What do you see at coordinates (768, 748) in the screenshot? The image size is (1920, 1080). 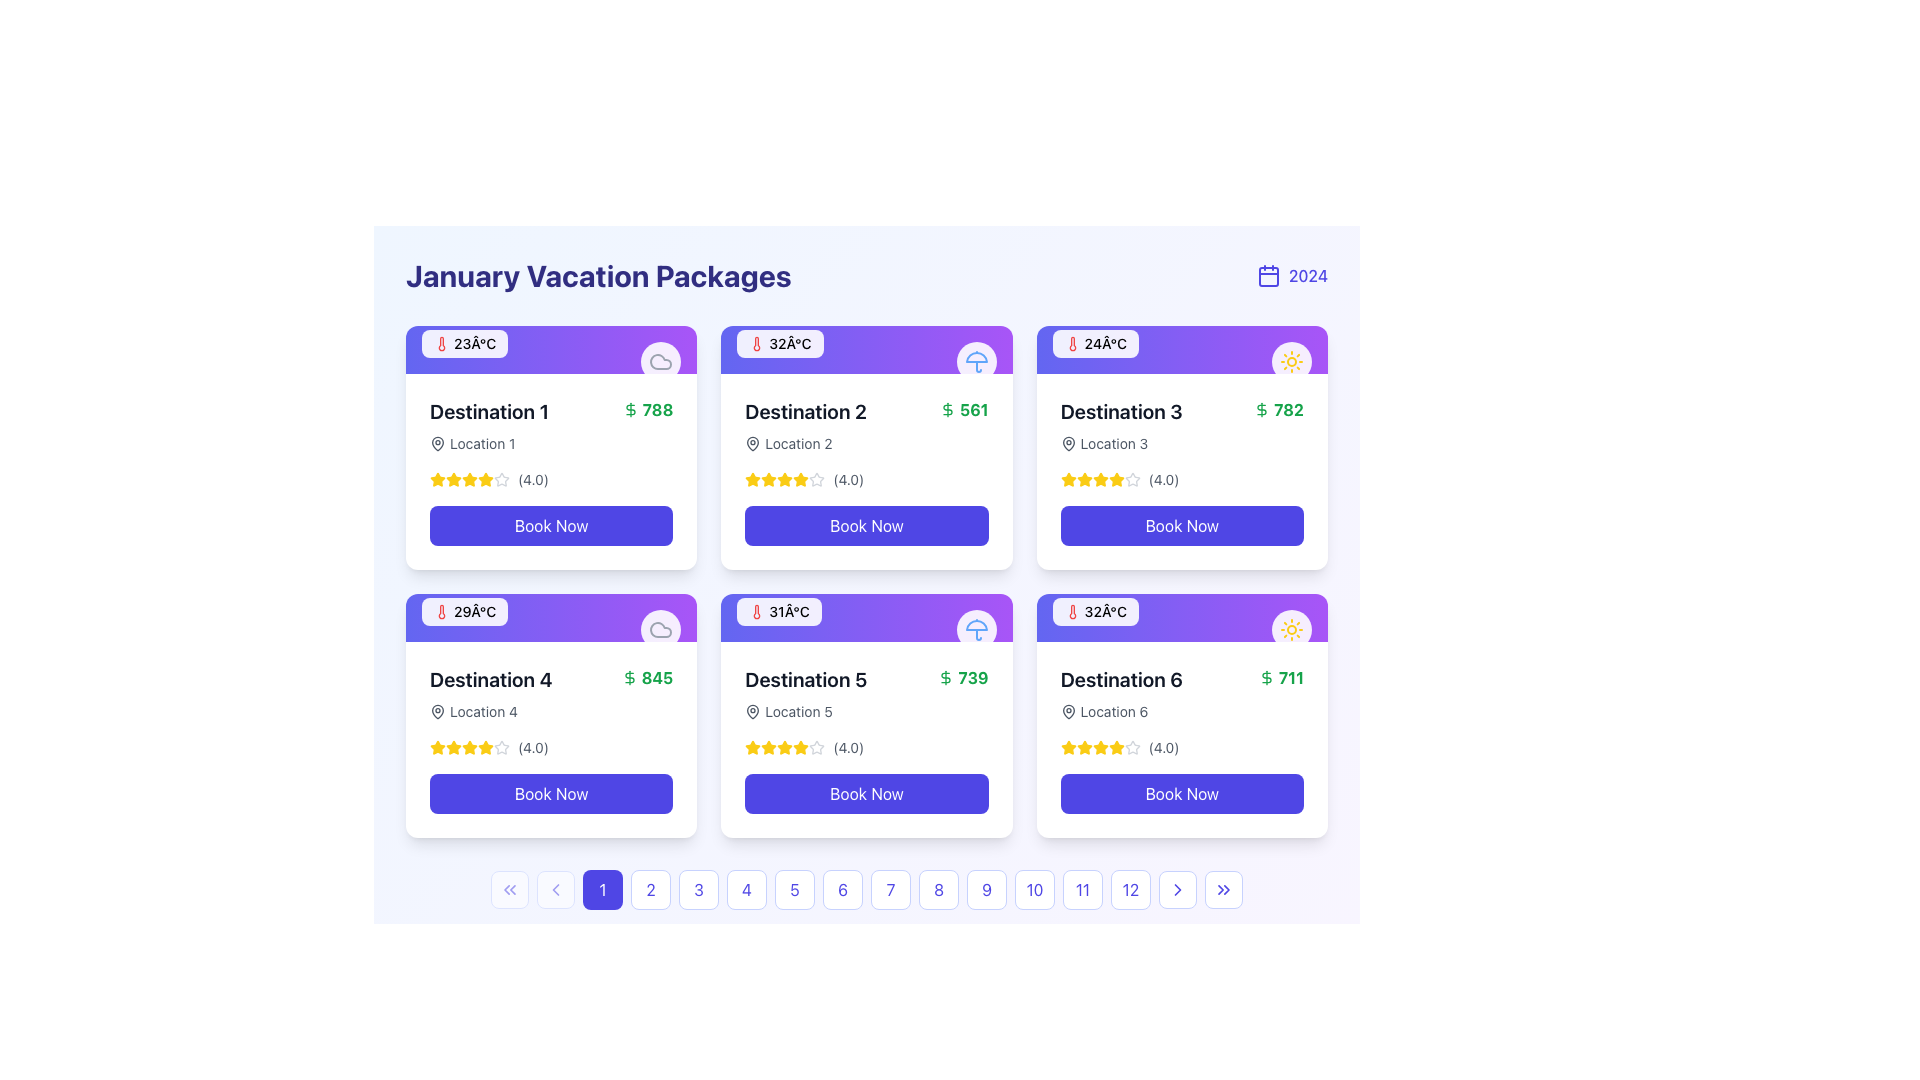 I see `the third star in the rating system displayed beneath the text 'Destination 5' and 'Location 5'` at bounding box center [768, 748].